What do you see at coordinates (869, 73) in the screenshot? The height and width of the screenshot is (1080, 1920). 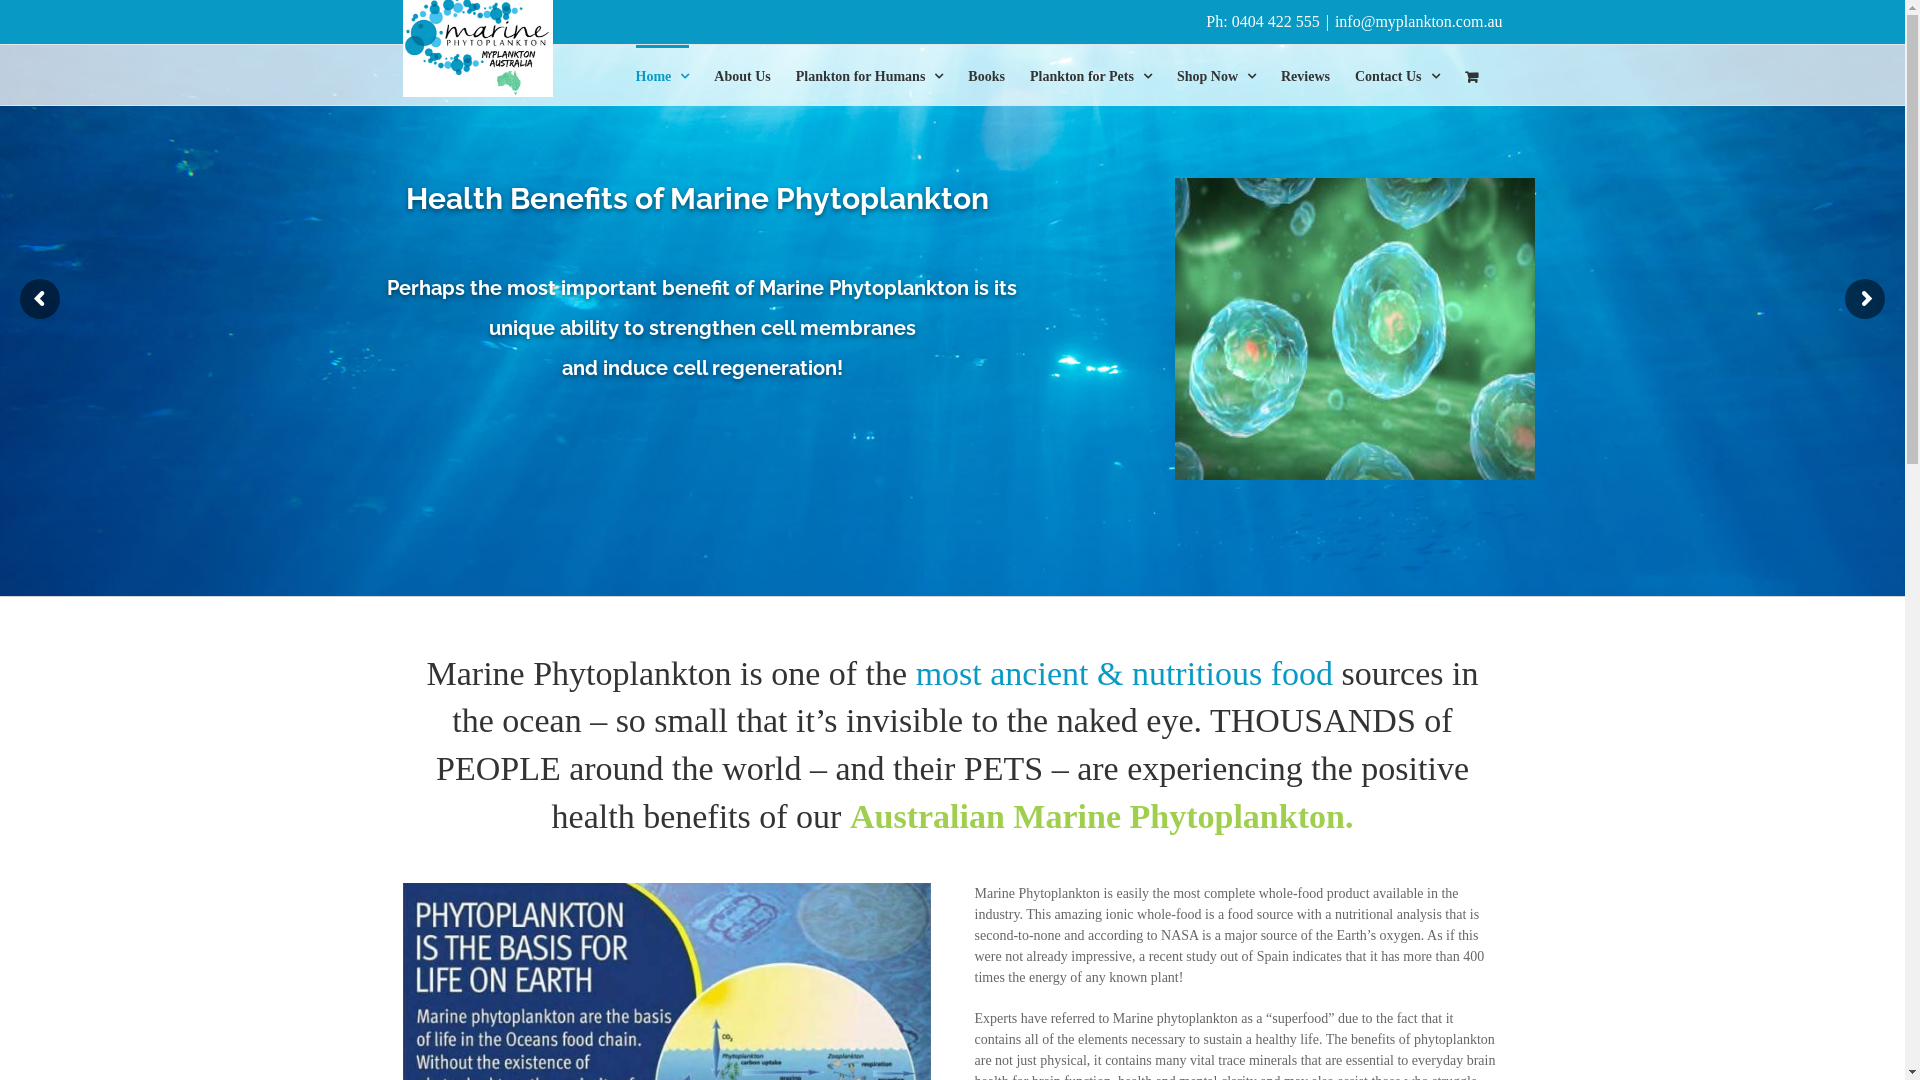 I see `'Plankton for Humans'` at bounding box center [869, 73].